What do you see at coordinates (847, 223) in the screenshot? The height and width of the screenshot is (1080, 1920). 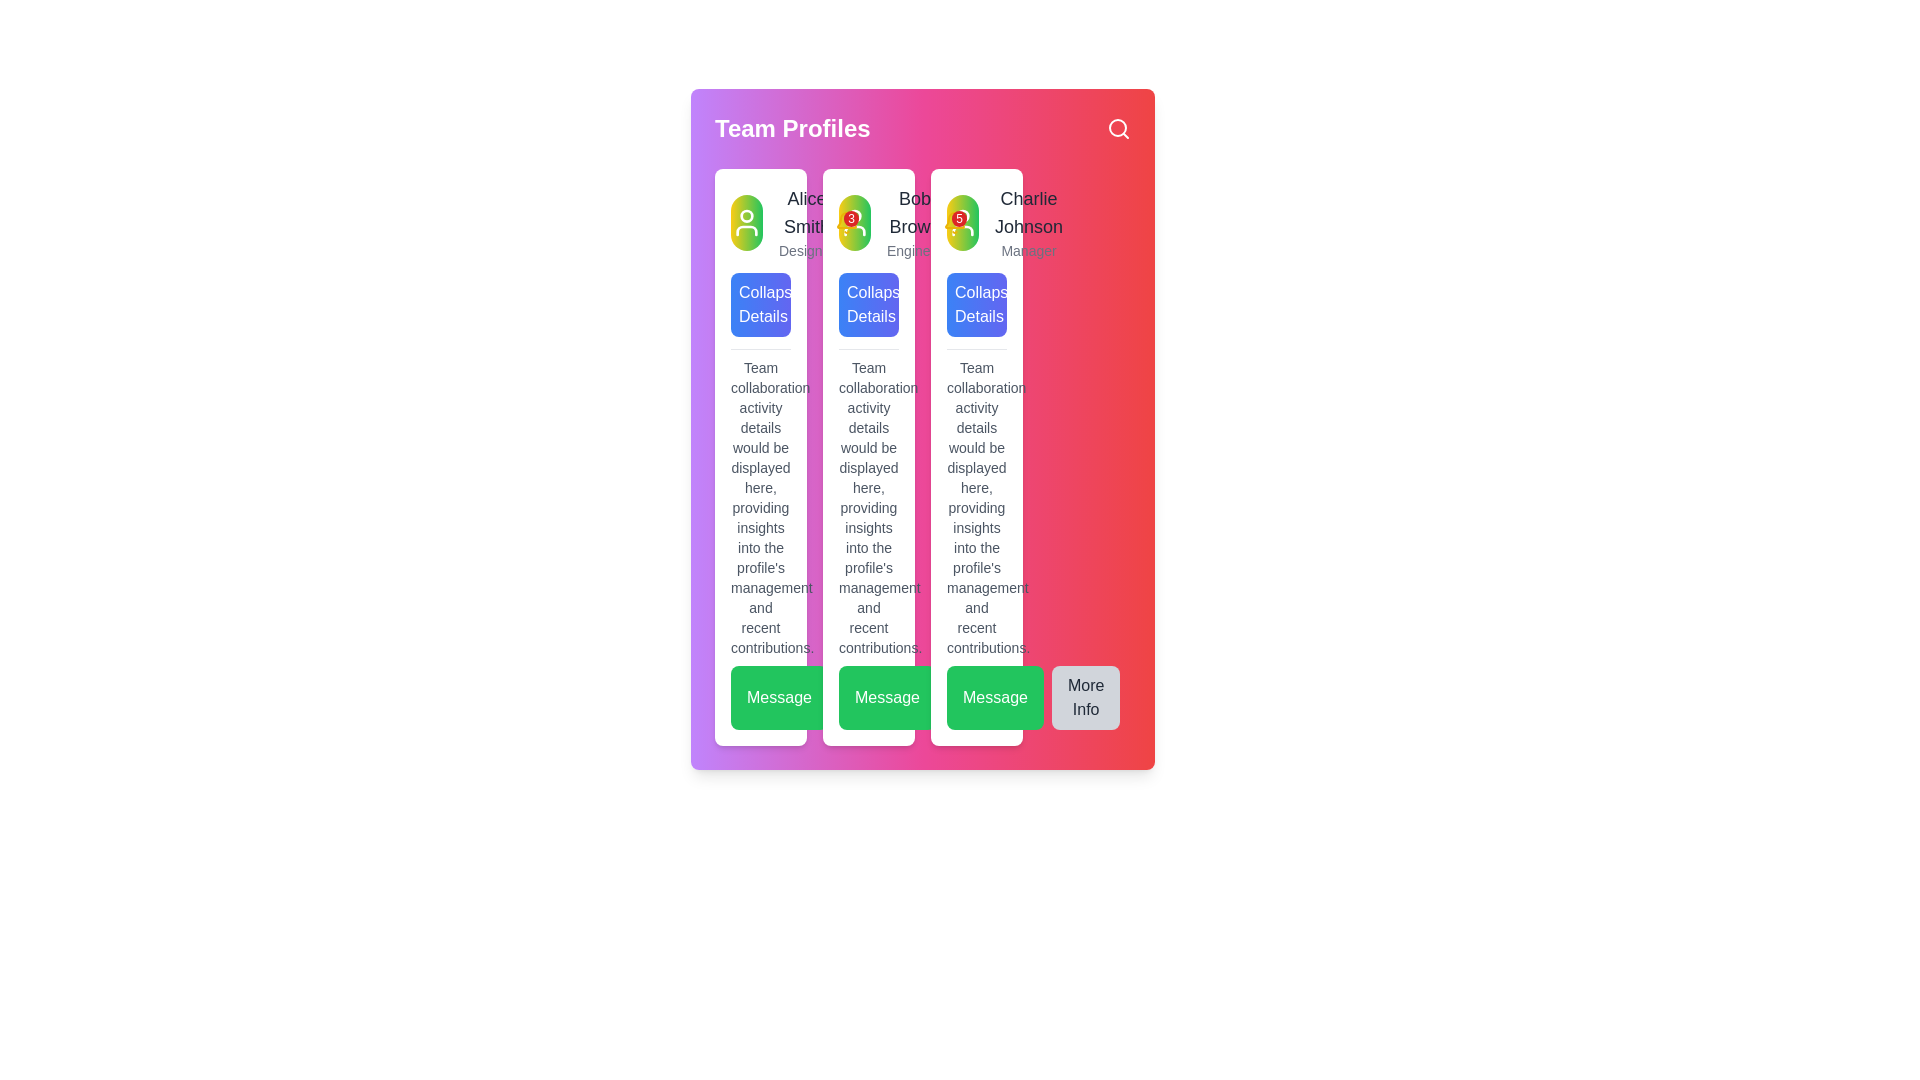 I see `the Notification badge for 'Alice Smith' located at the top-right corner of the profile card, next to the bell icon` at bounding box center [847, 223].